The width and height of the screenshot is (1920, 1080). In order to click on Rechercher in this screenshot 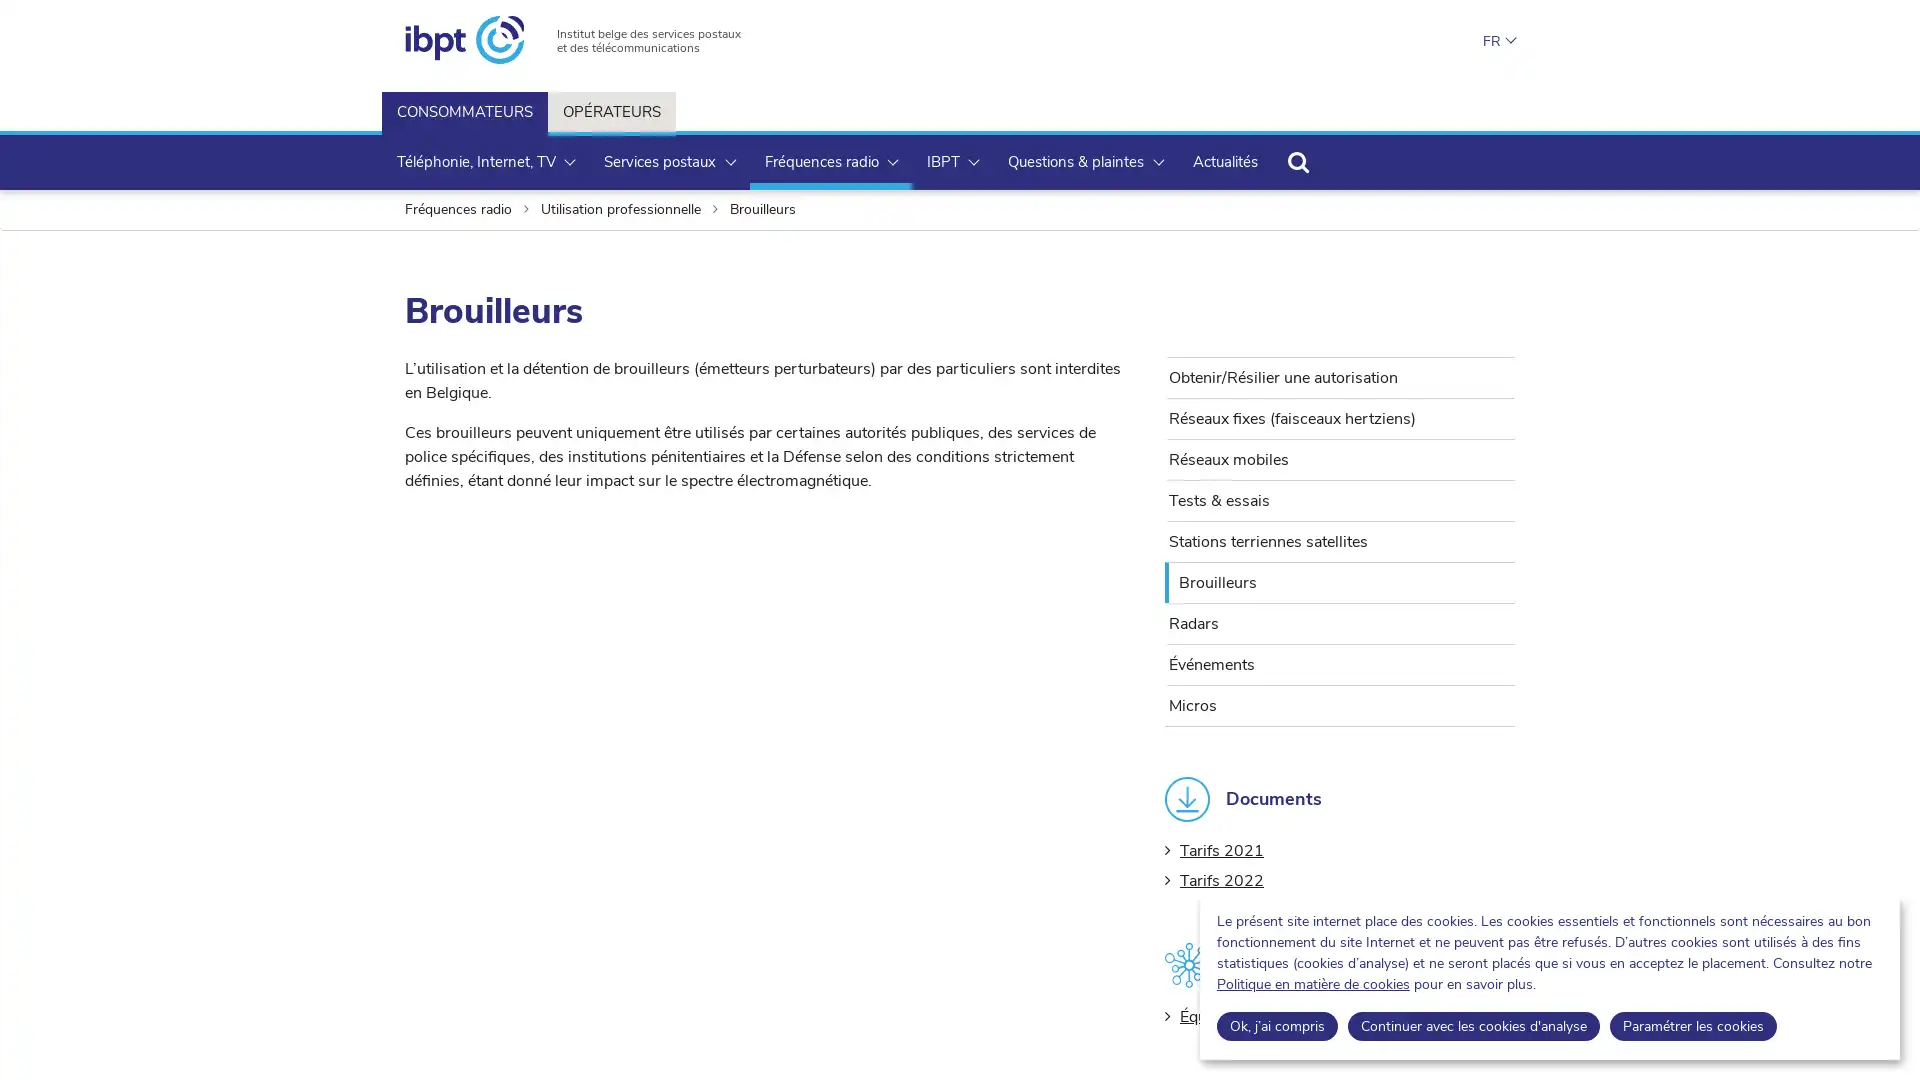, I will do `click(1299, 161)`.